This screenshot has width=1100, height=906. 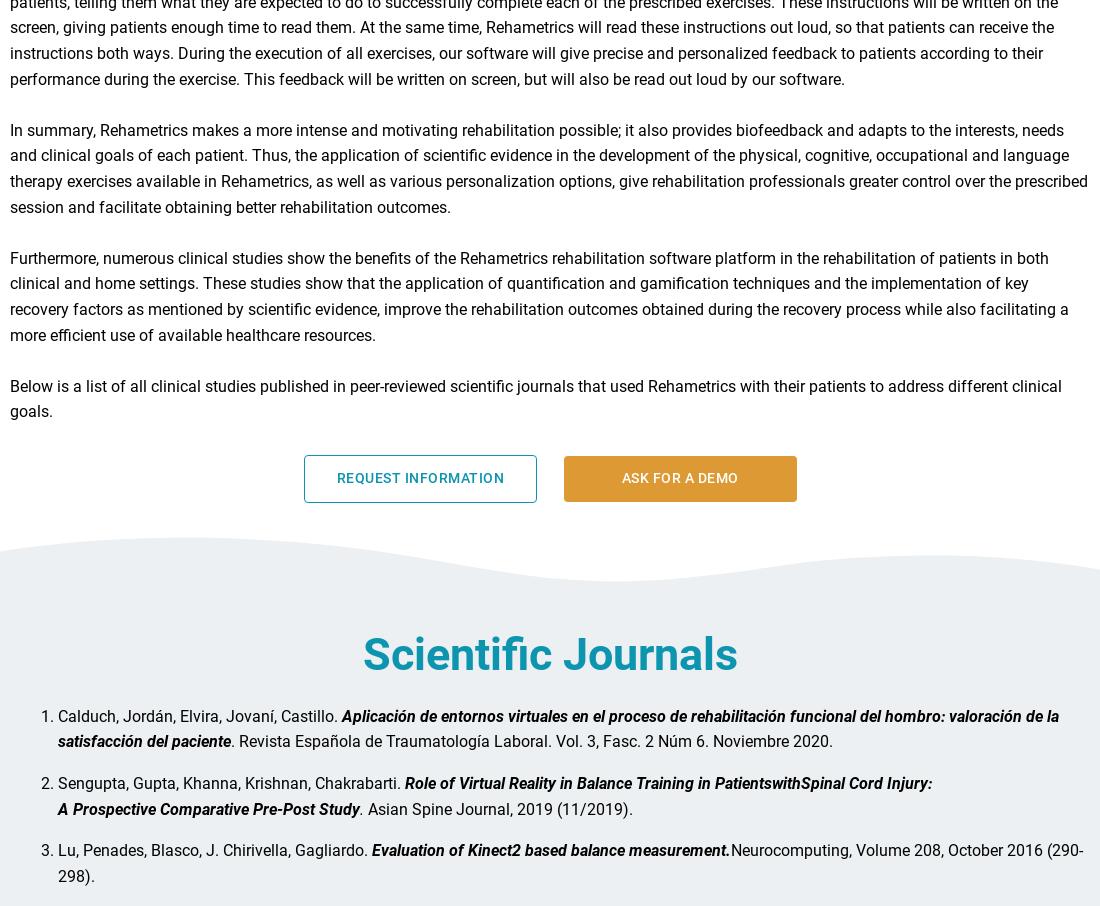 What do you see at coordinates (9, 303) in the screenshot?
I see `'Furthermore, numerous clinical studies show the benefits of the Rehametrics rehabilitation software platform in the rehabilitation of patients in both clinical and home settings. These studies show that the application of quantification and gamification techniques and the implementation of key recovery factors as mentioned by scientific evidence, improve the rehabilitation outcomes obtained during the recovery process while also facilitating a more efficient use of available healthcare resources.'` at bounding box center [9, 303].